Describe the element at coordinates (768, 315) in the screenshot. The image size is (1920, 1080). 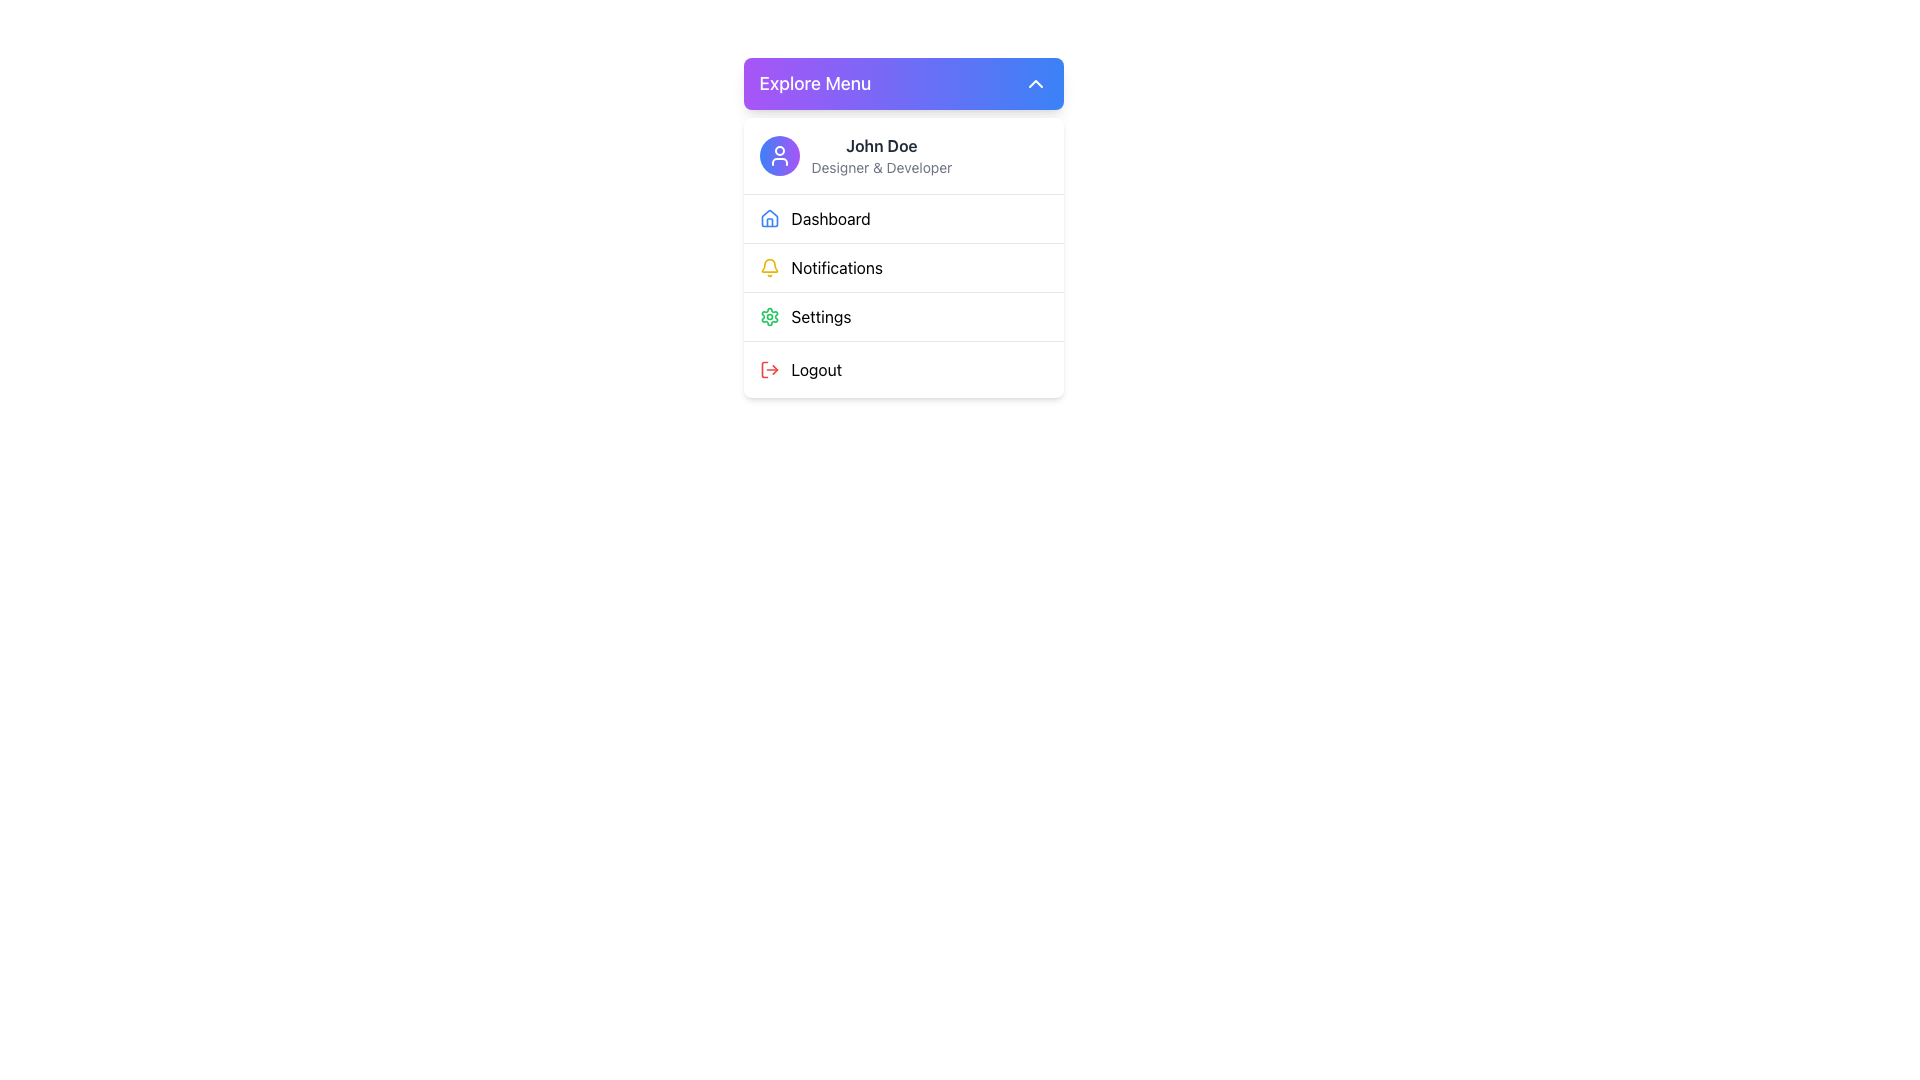
I see `the cogwheel-shaped icon located within the 'Settings' menu, which features a circular form with green highlights and is positioned to the left of the 'Settings' text label` at that location.